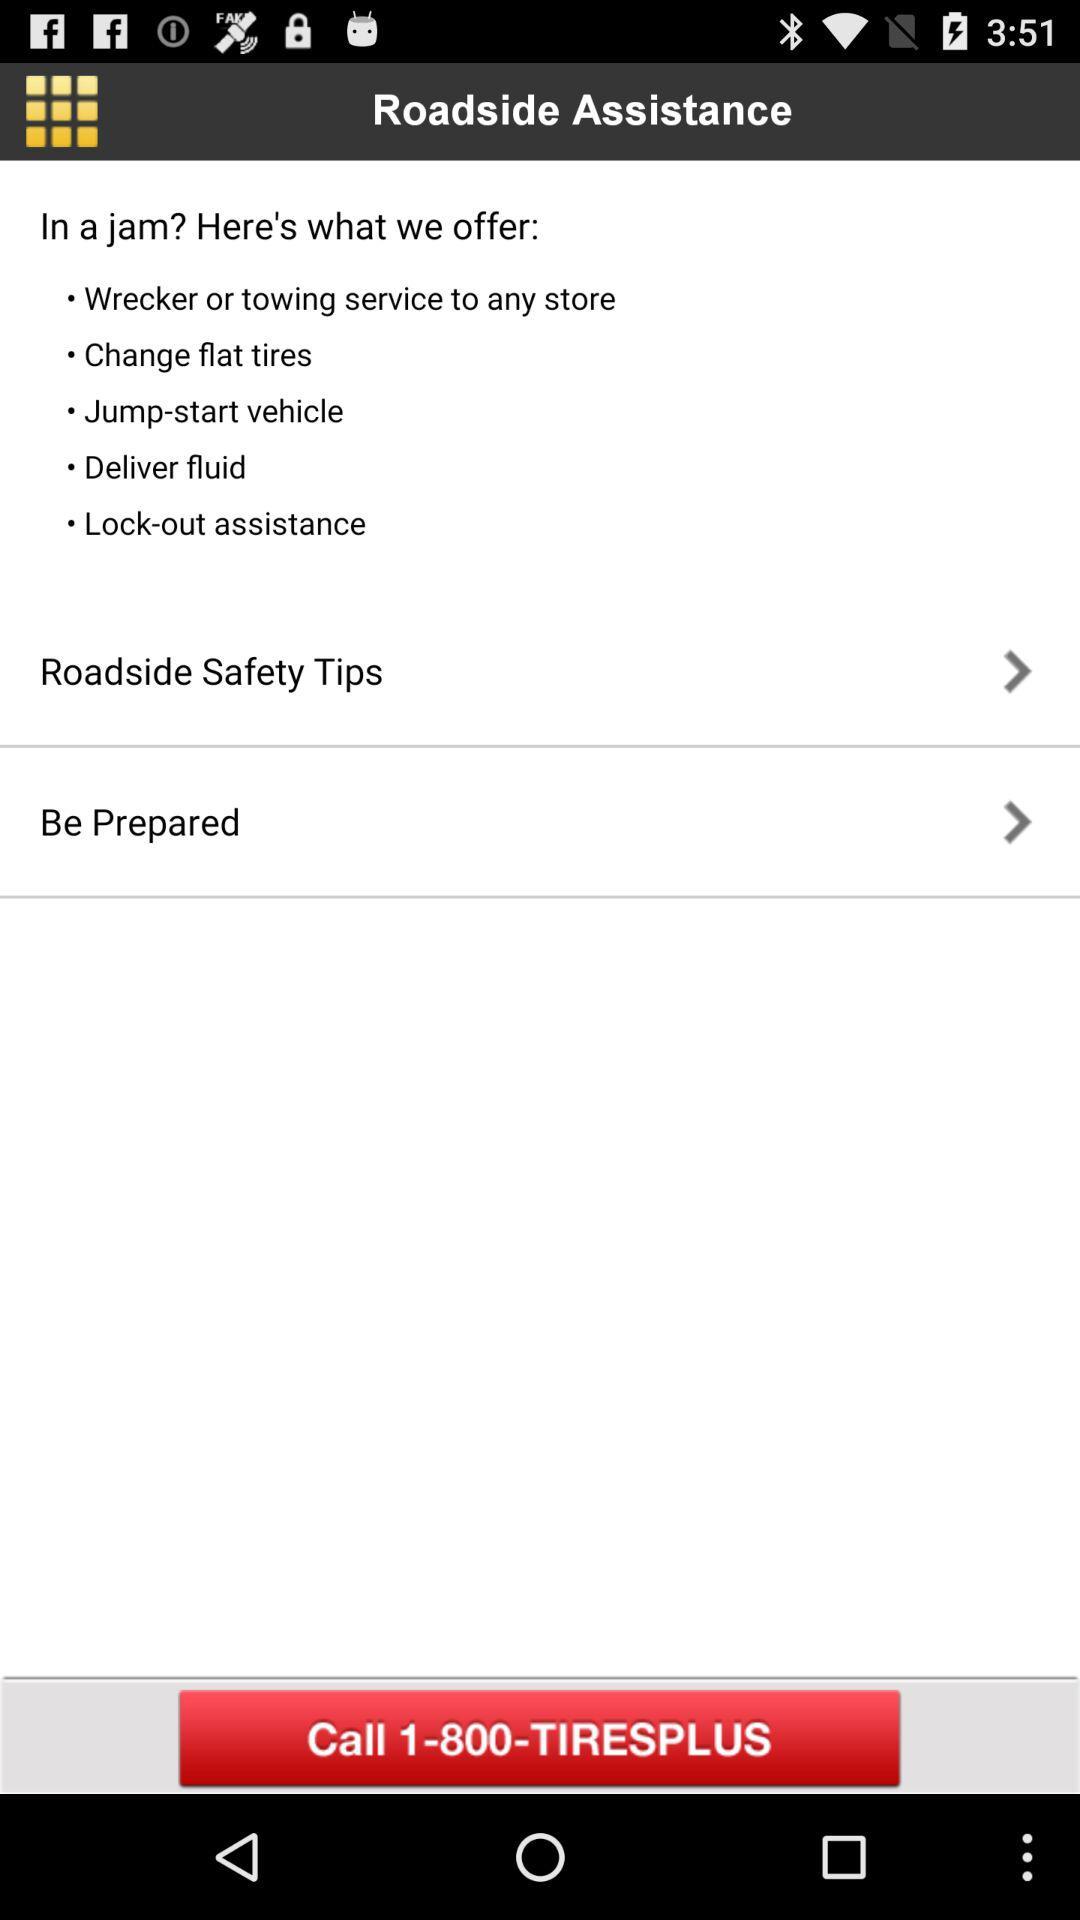  I want to click on the item to the left of roadside assistance icon, so click(60, 110).